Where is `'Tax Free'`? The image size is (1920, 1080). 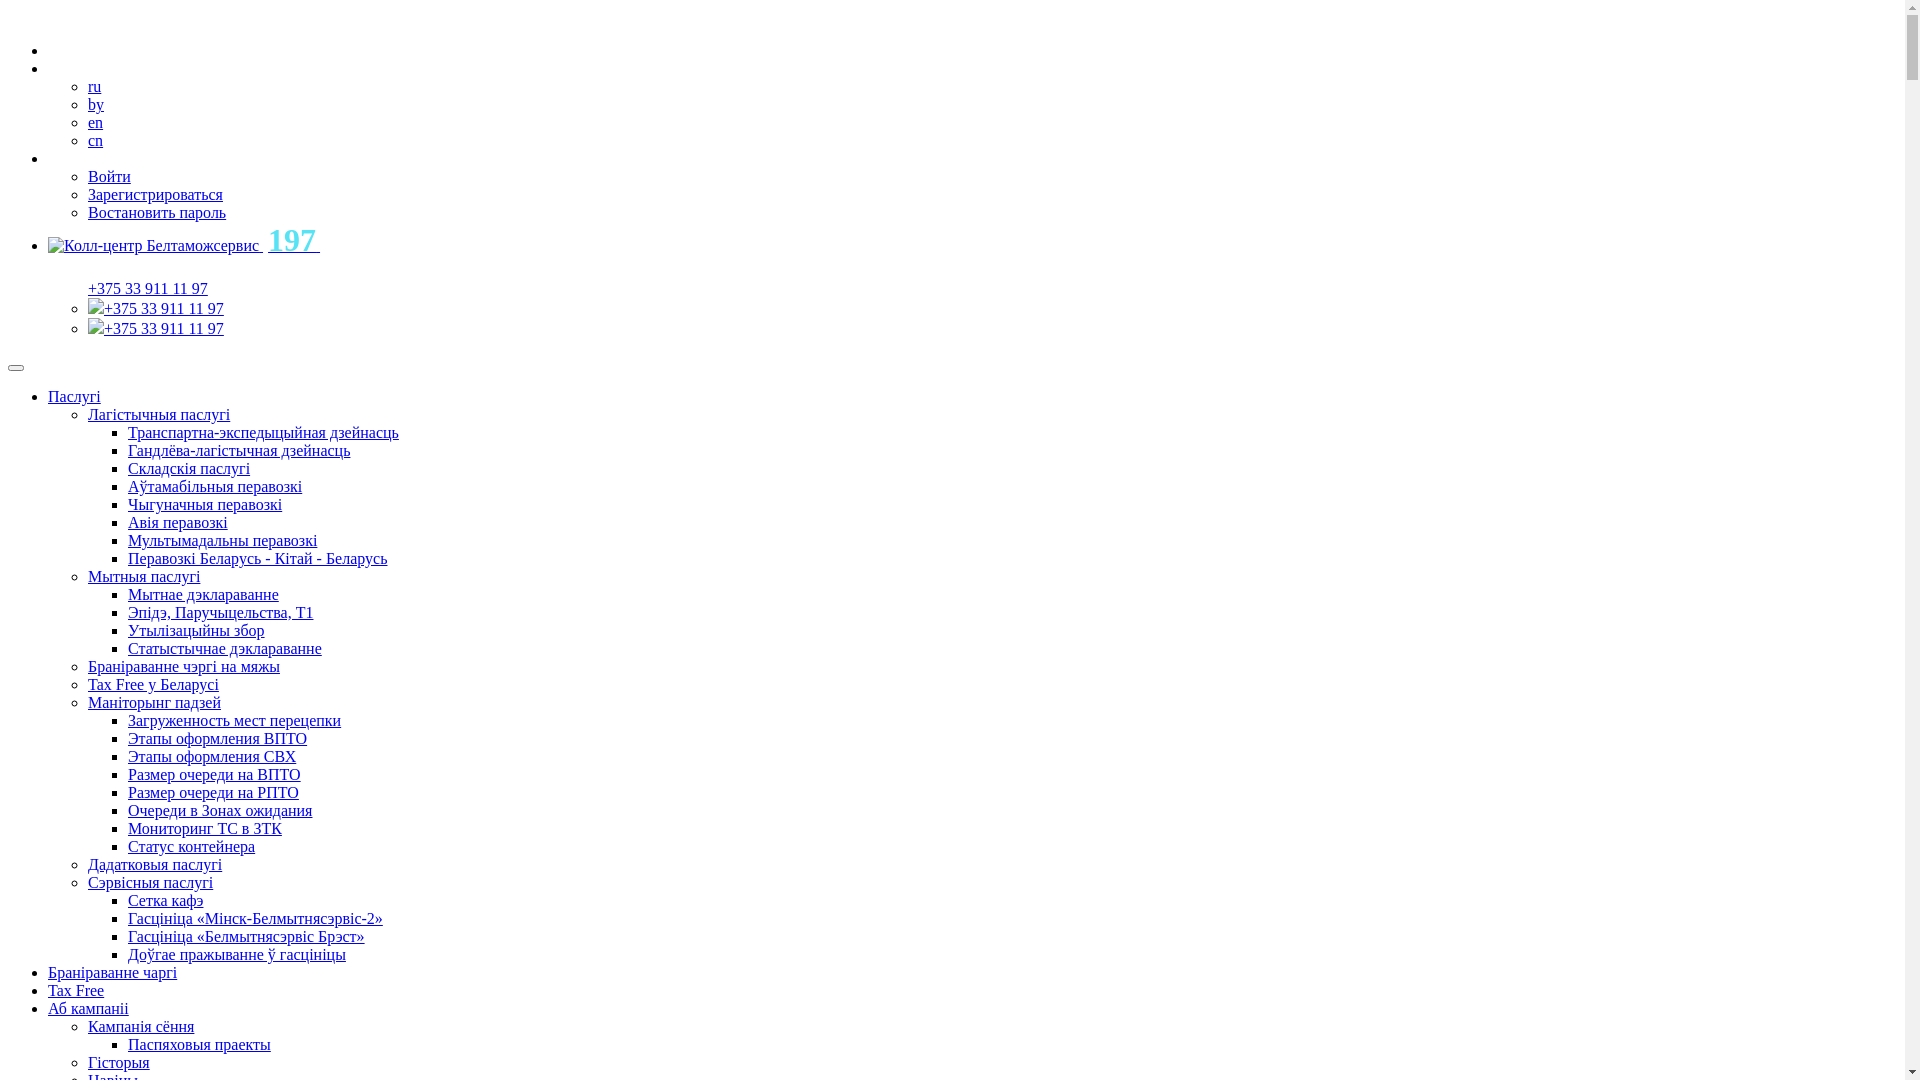 'Tax Free' is located at coordinates (76, 990).